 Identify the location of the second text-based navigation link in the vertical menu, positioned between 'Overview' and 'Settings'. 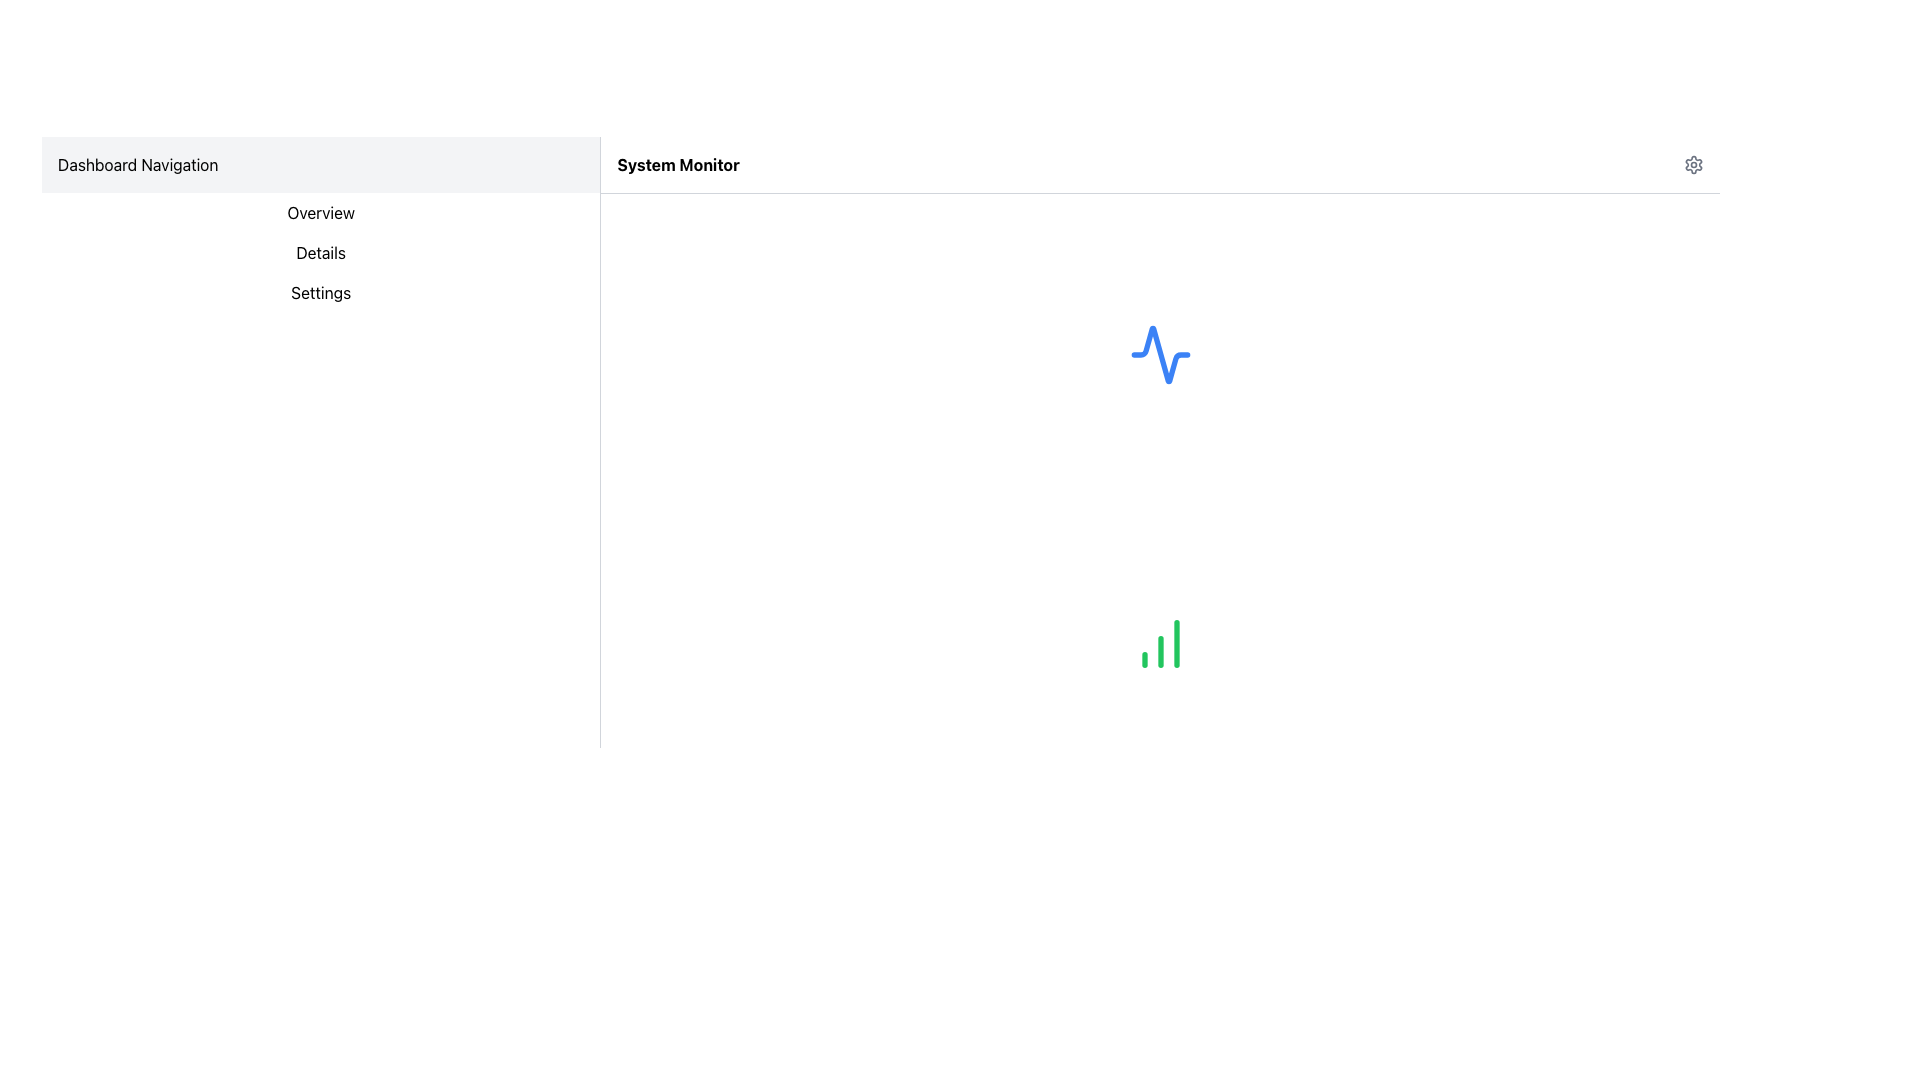
(321, 252).